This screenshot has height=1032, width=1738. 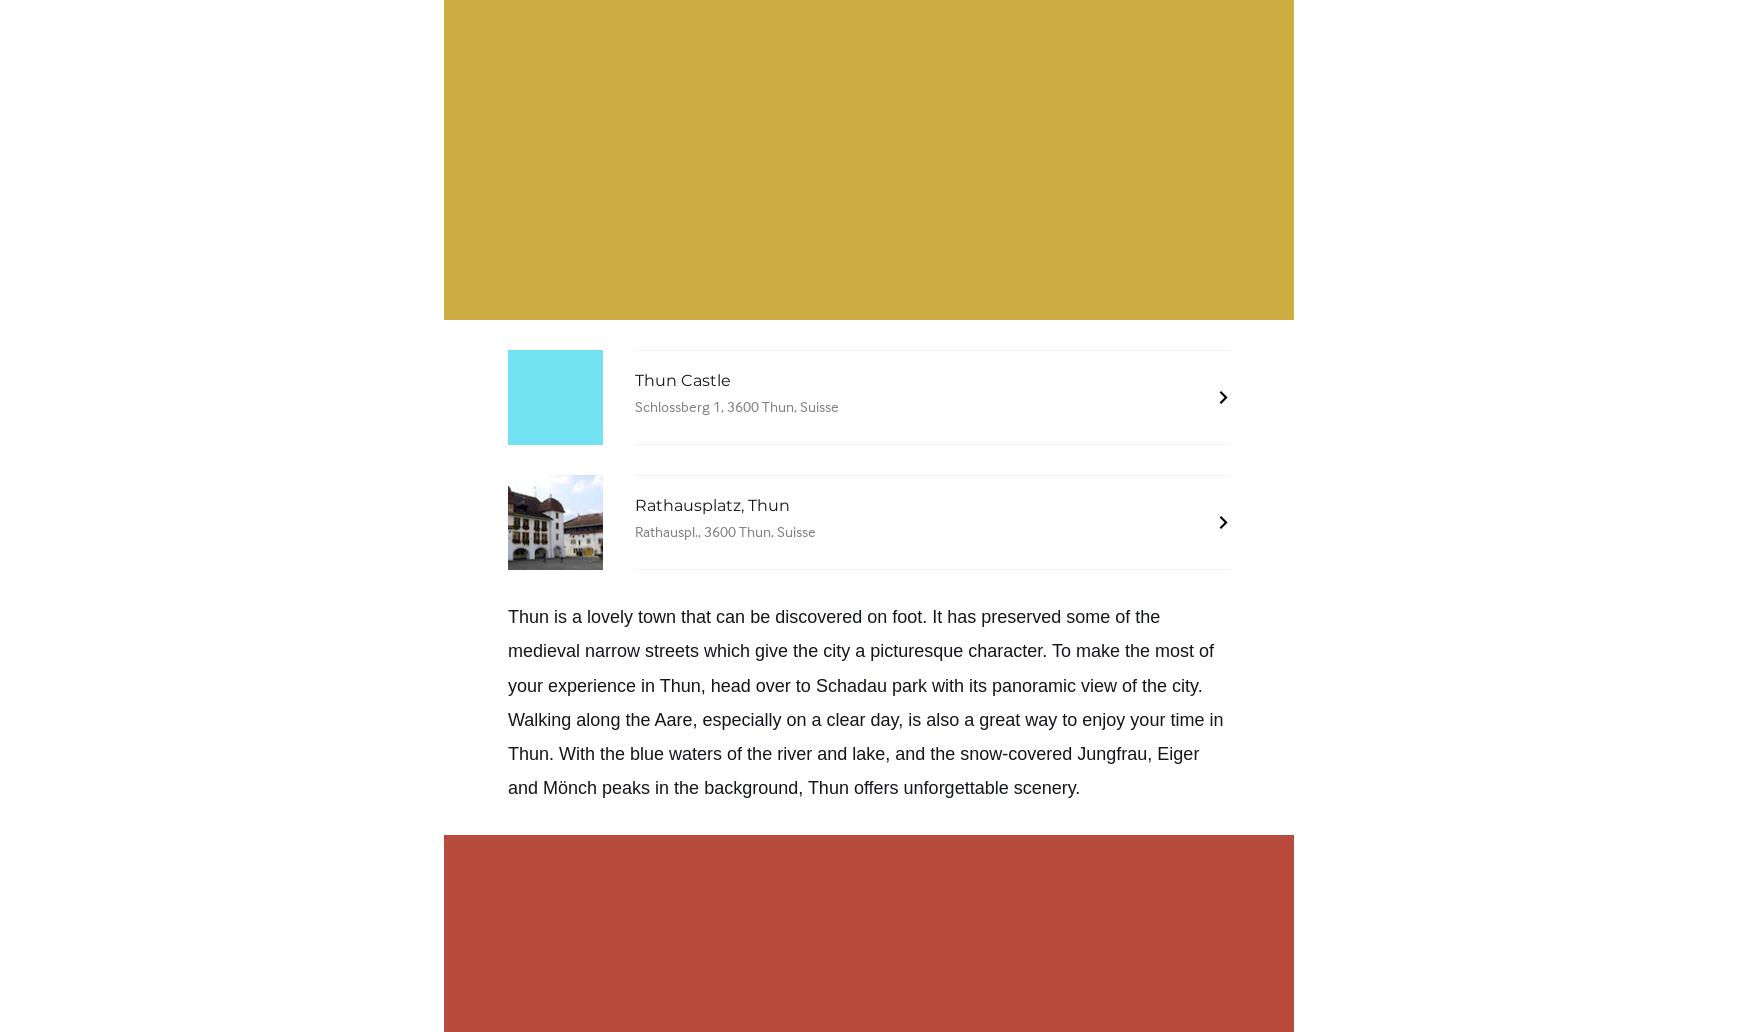 What do you see at coordinates (727, 617) in the screenshot?
I see `'Thun is a lovely town that can be discovered on foot. It'` at bounding box center [727, 617].